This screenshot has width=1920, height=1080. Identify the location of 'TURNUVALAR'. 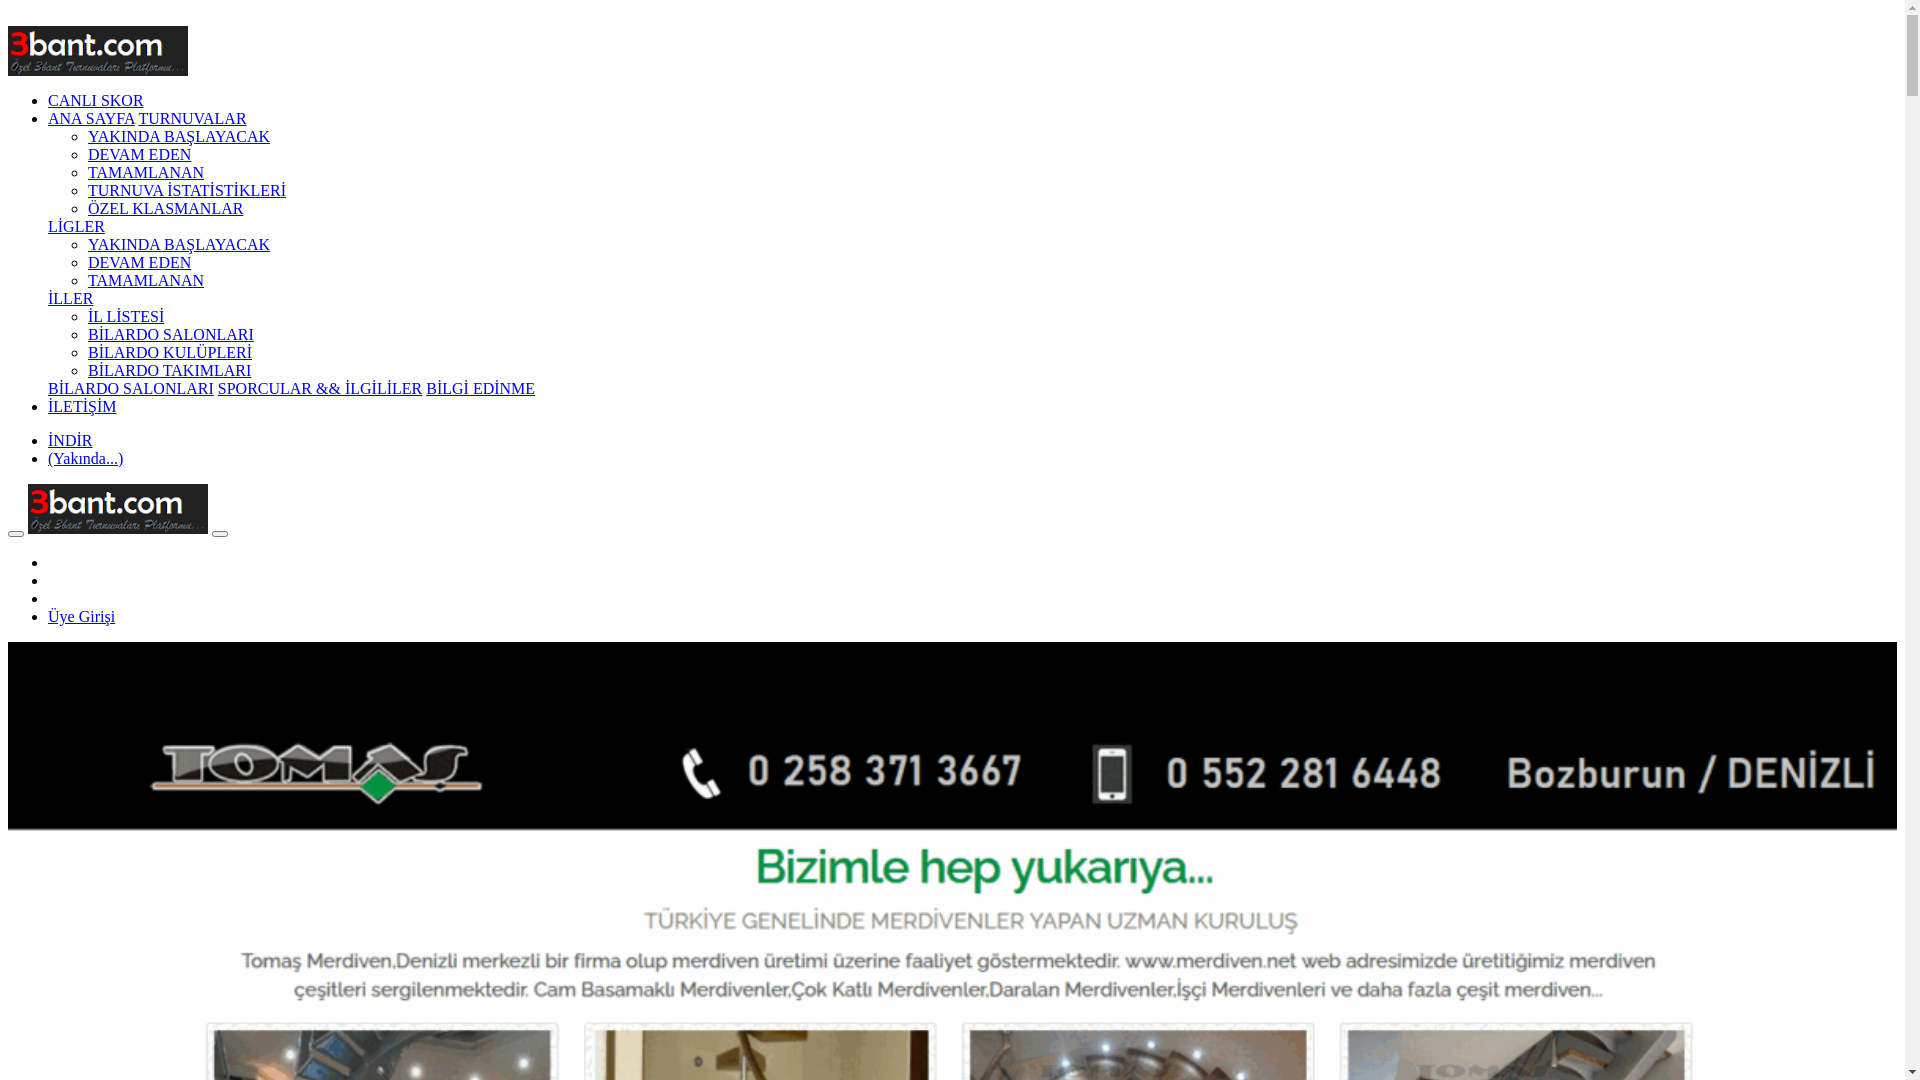
(192, 118).